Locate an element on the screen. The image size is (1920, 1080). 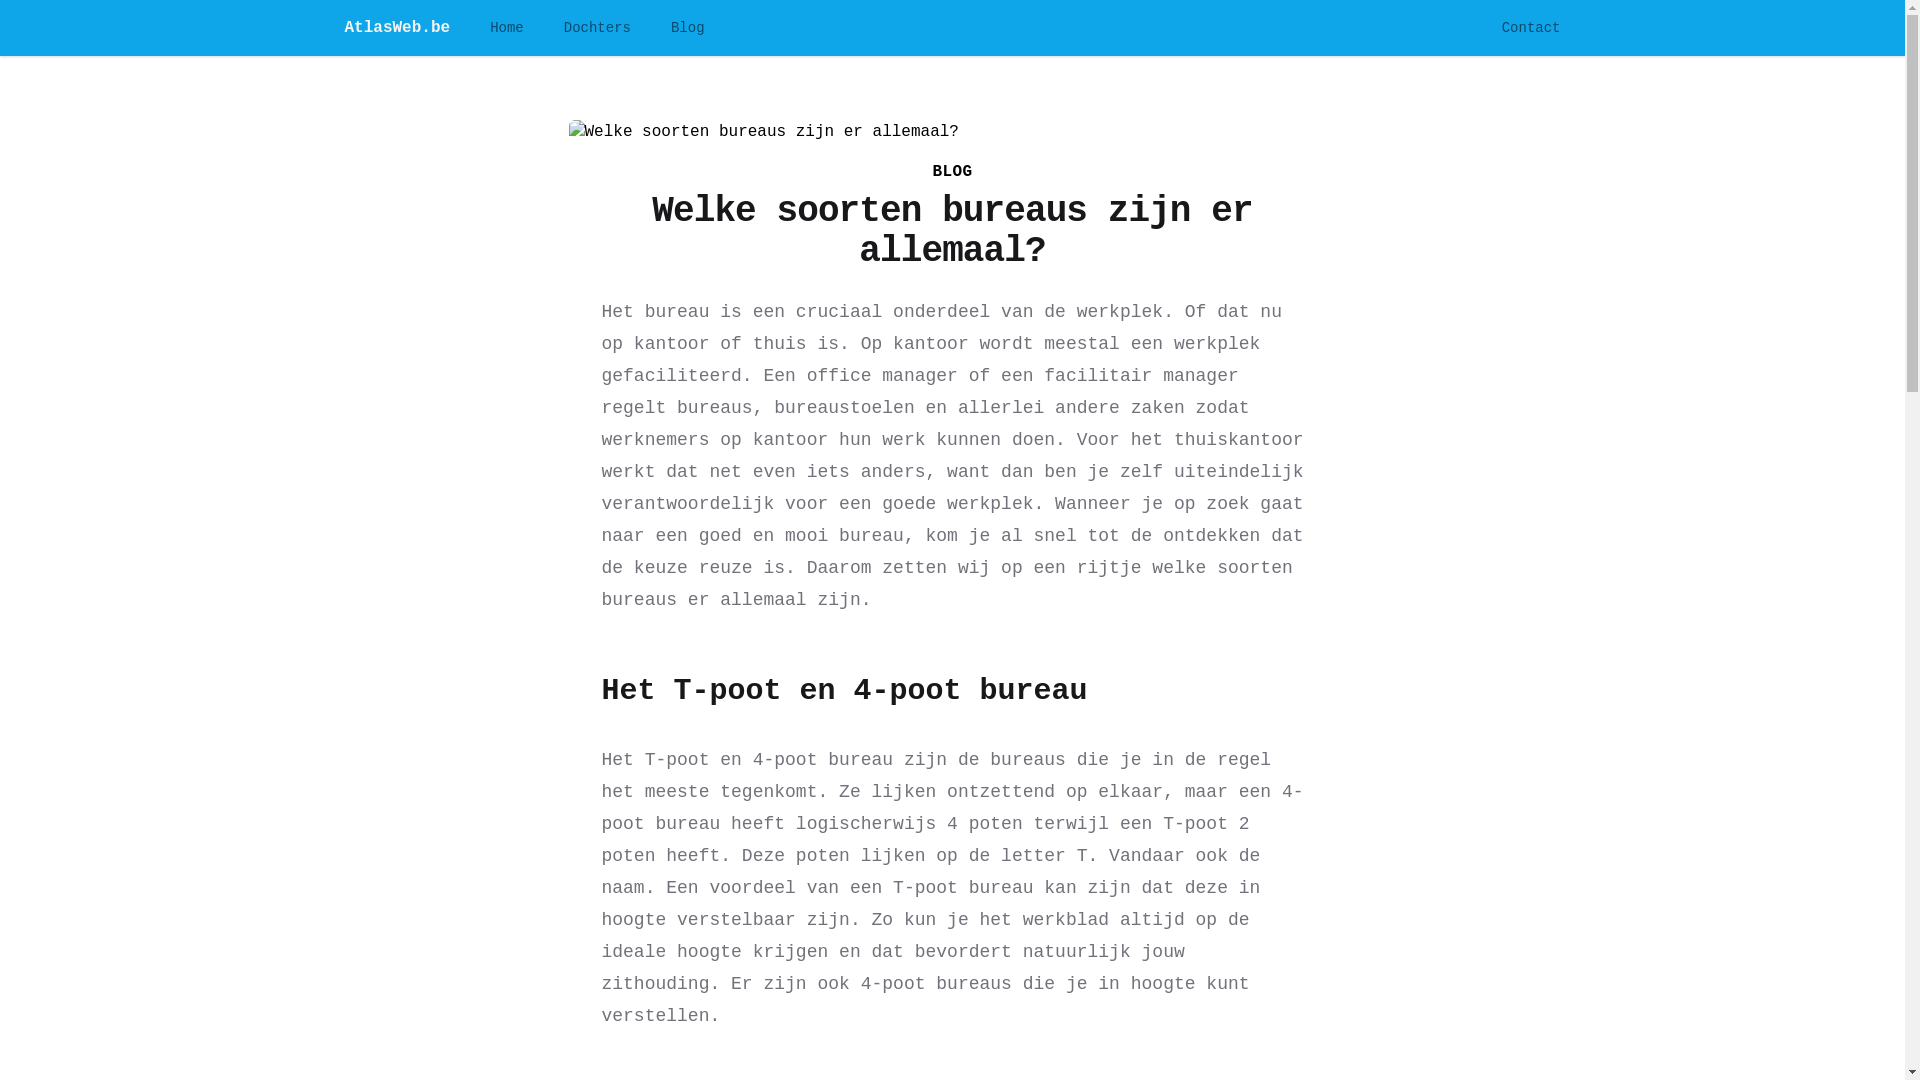
'Home' is located at coordinates (489, 27).